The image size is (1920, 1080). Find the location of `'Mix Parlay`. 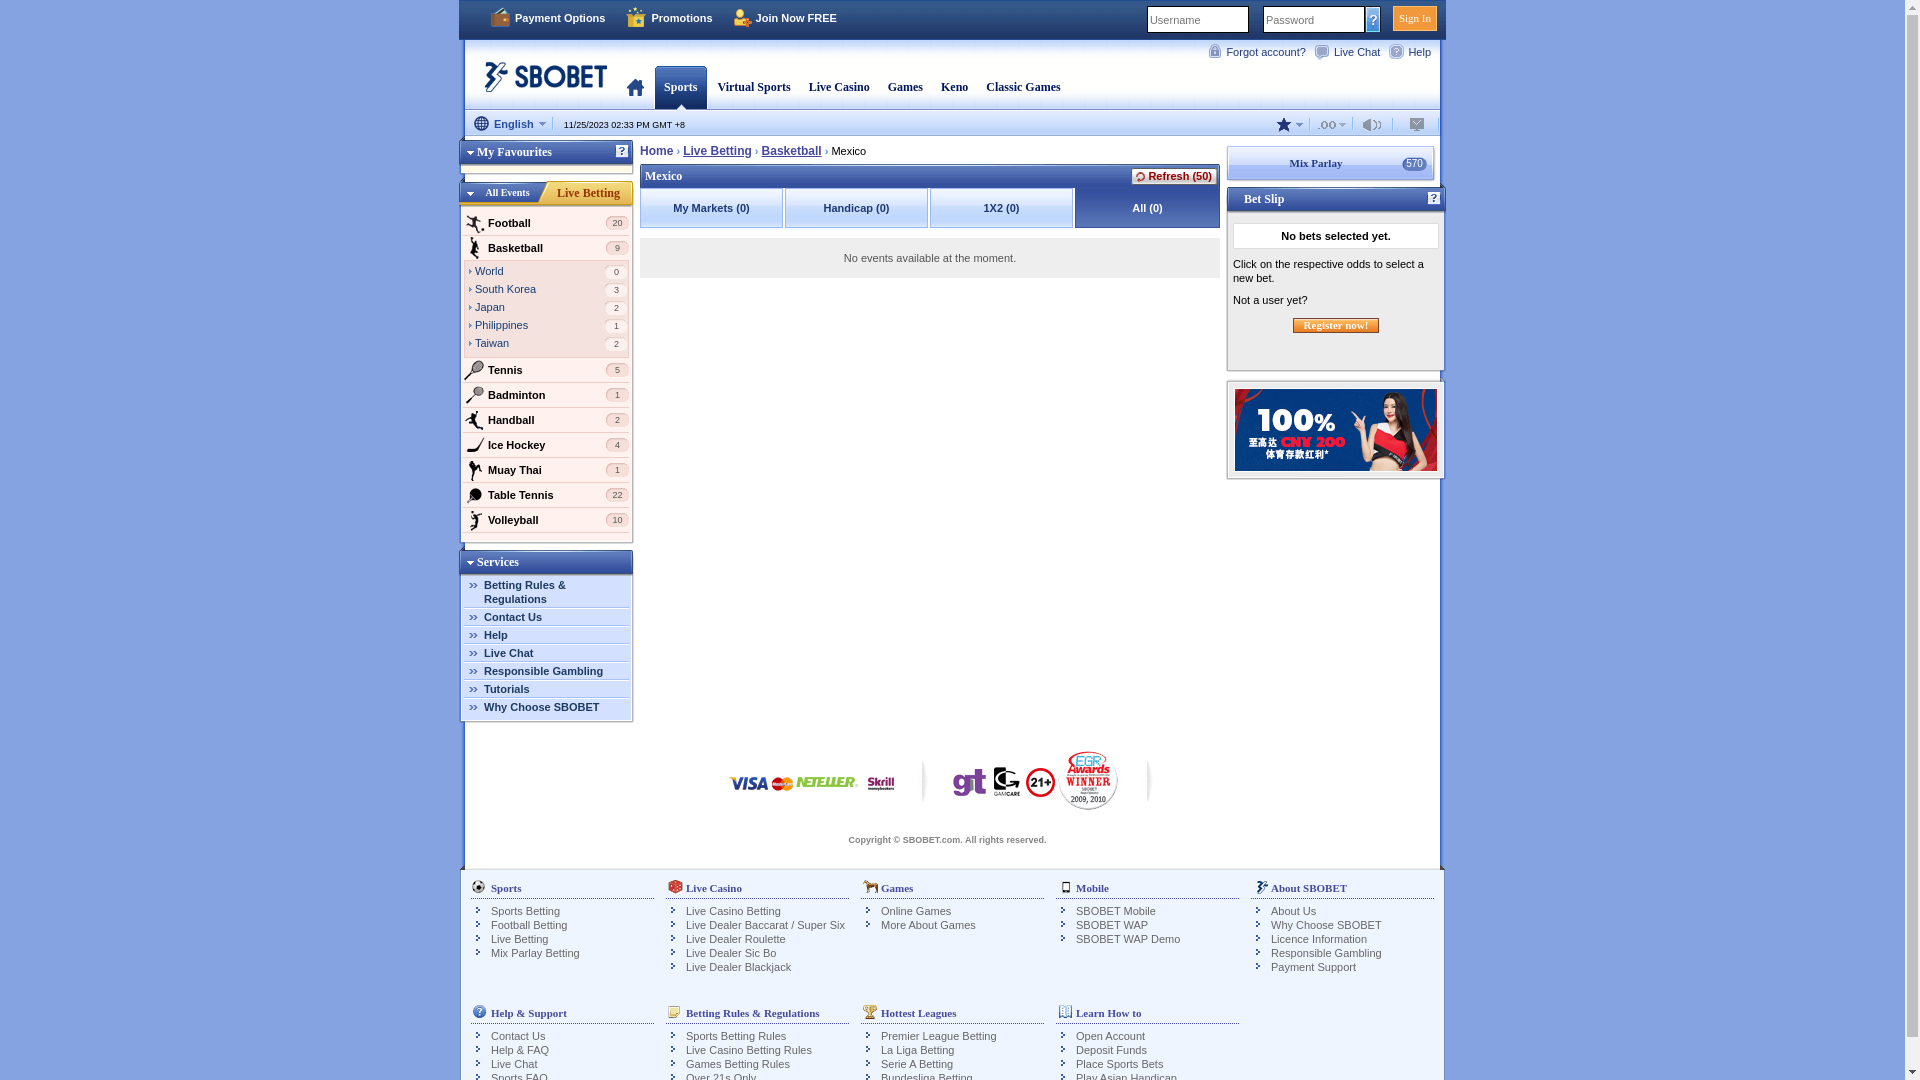

'Mix Parlay is located at coordinates (1335, 162).